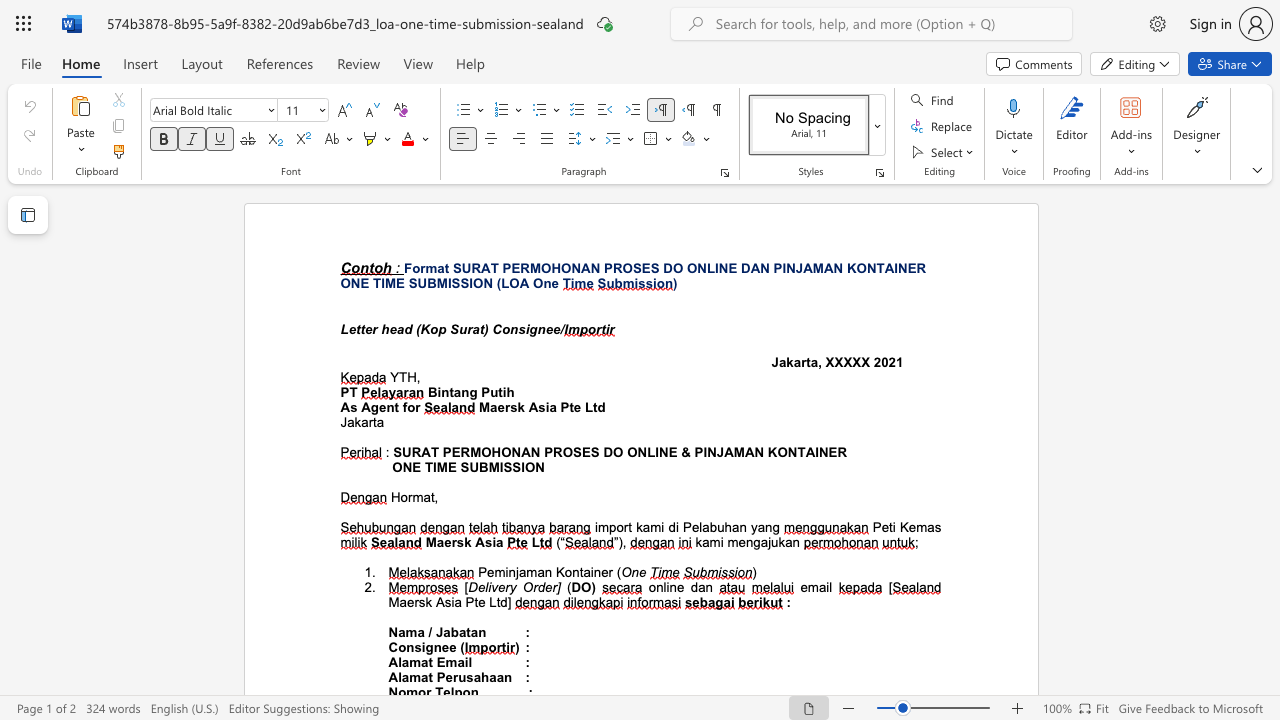 This screenshot has height=720, width=1280. I want to click on the subset text "ta, XX" within the text "Jakarta, XXXXX", so click(806, 362).